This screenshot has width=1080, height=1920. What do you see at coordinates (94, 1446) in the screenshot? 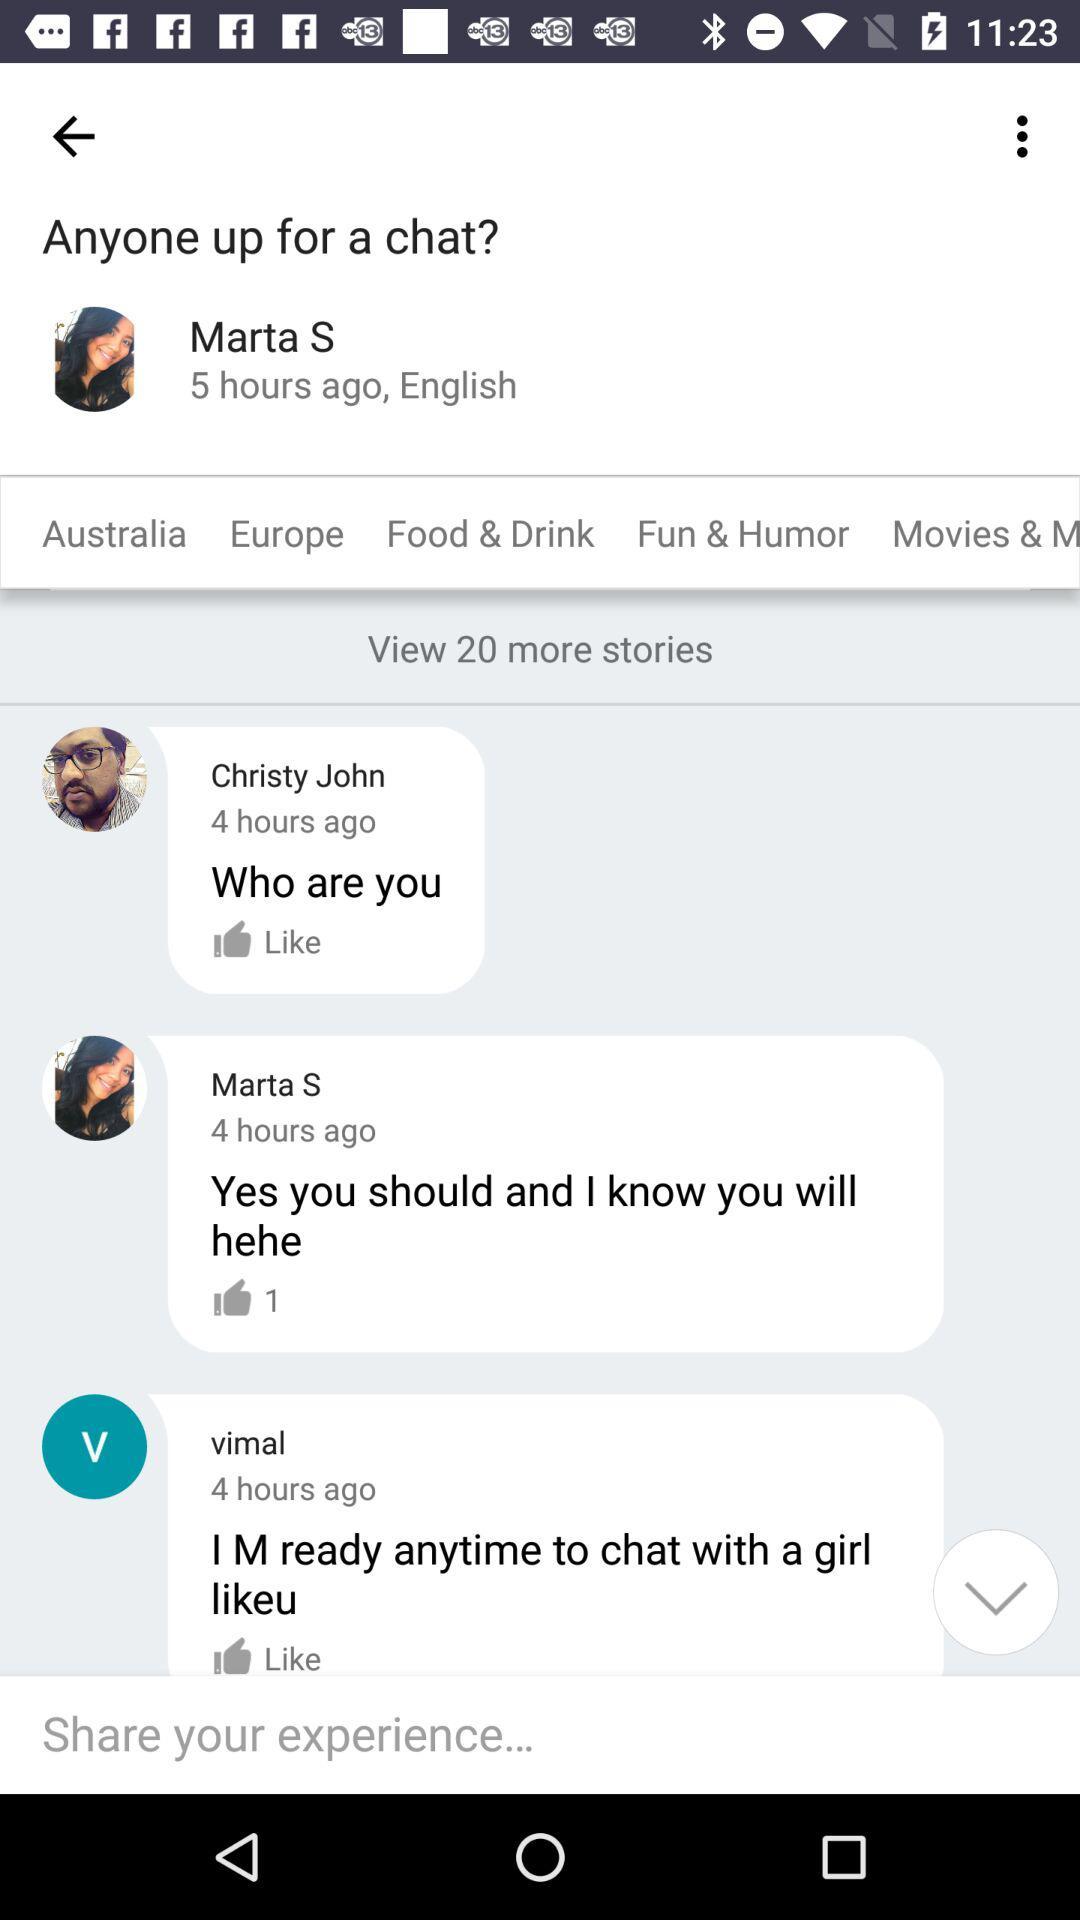
I see `profile` at bounding box center [94, 1446].